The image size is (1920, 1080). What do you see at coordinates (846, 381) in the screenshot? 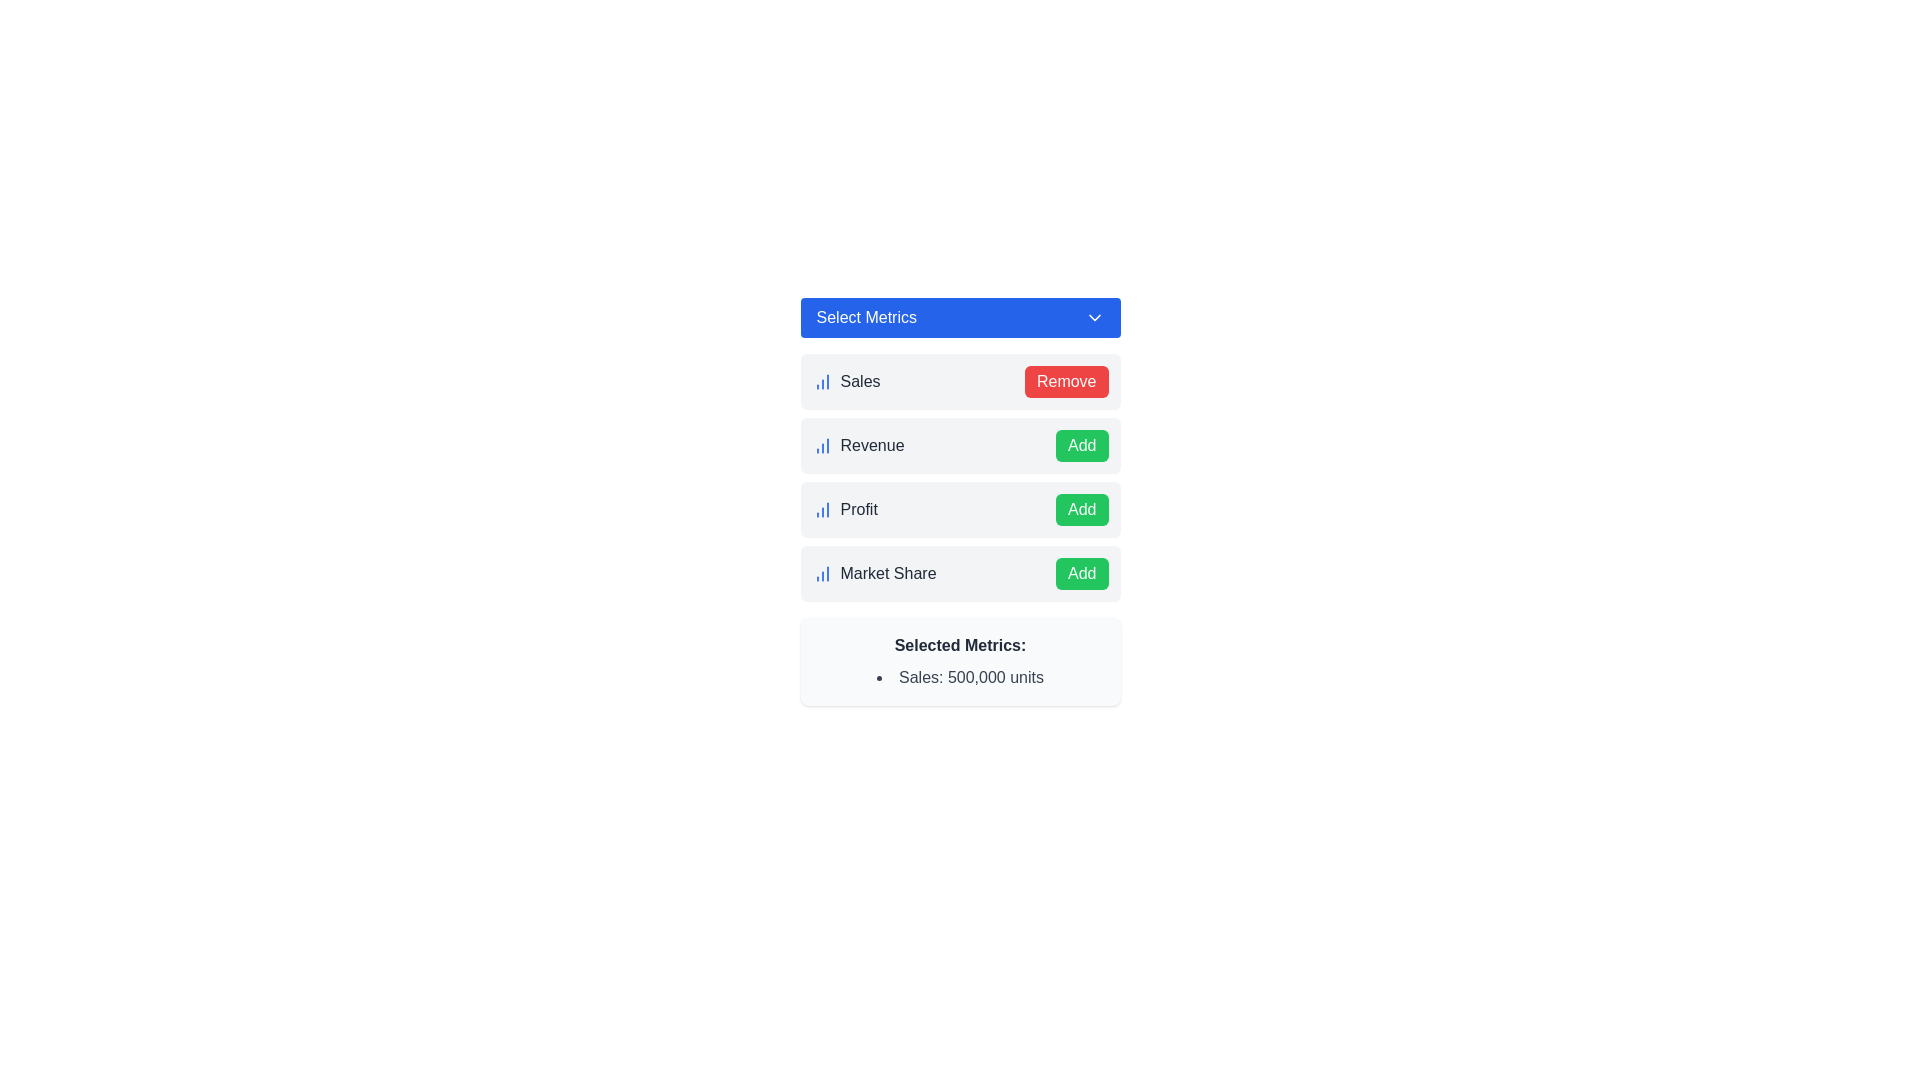
I see `the 'Sales' label that displays dark gray text and is positioned to the left of the 'Remove' button, above the 'Revenue' label` at bounding box center [846, 381].